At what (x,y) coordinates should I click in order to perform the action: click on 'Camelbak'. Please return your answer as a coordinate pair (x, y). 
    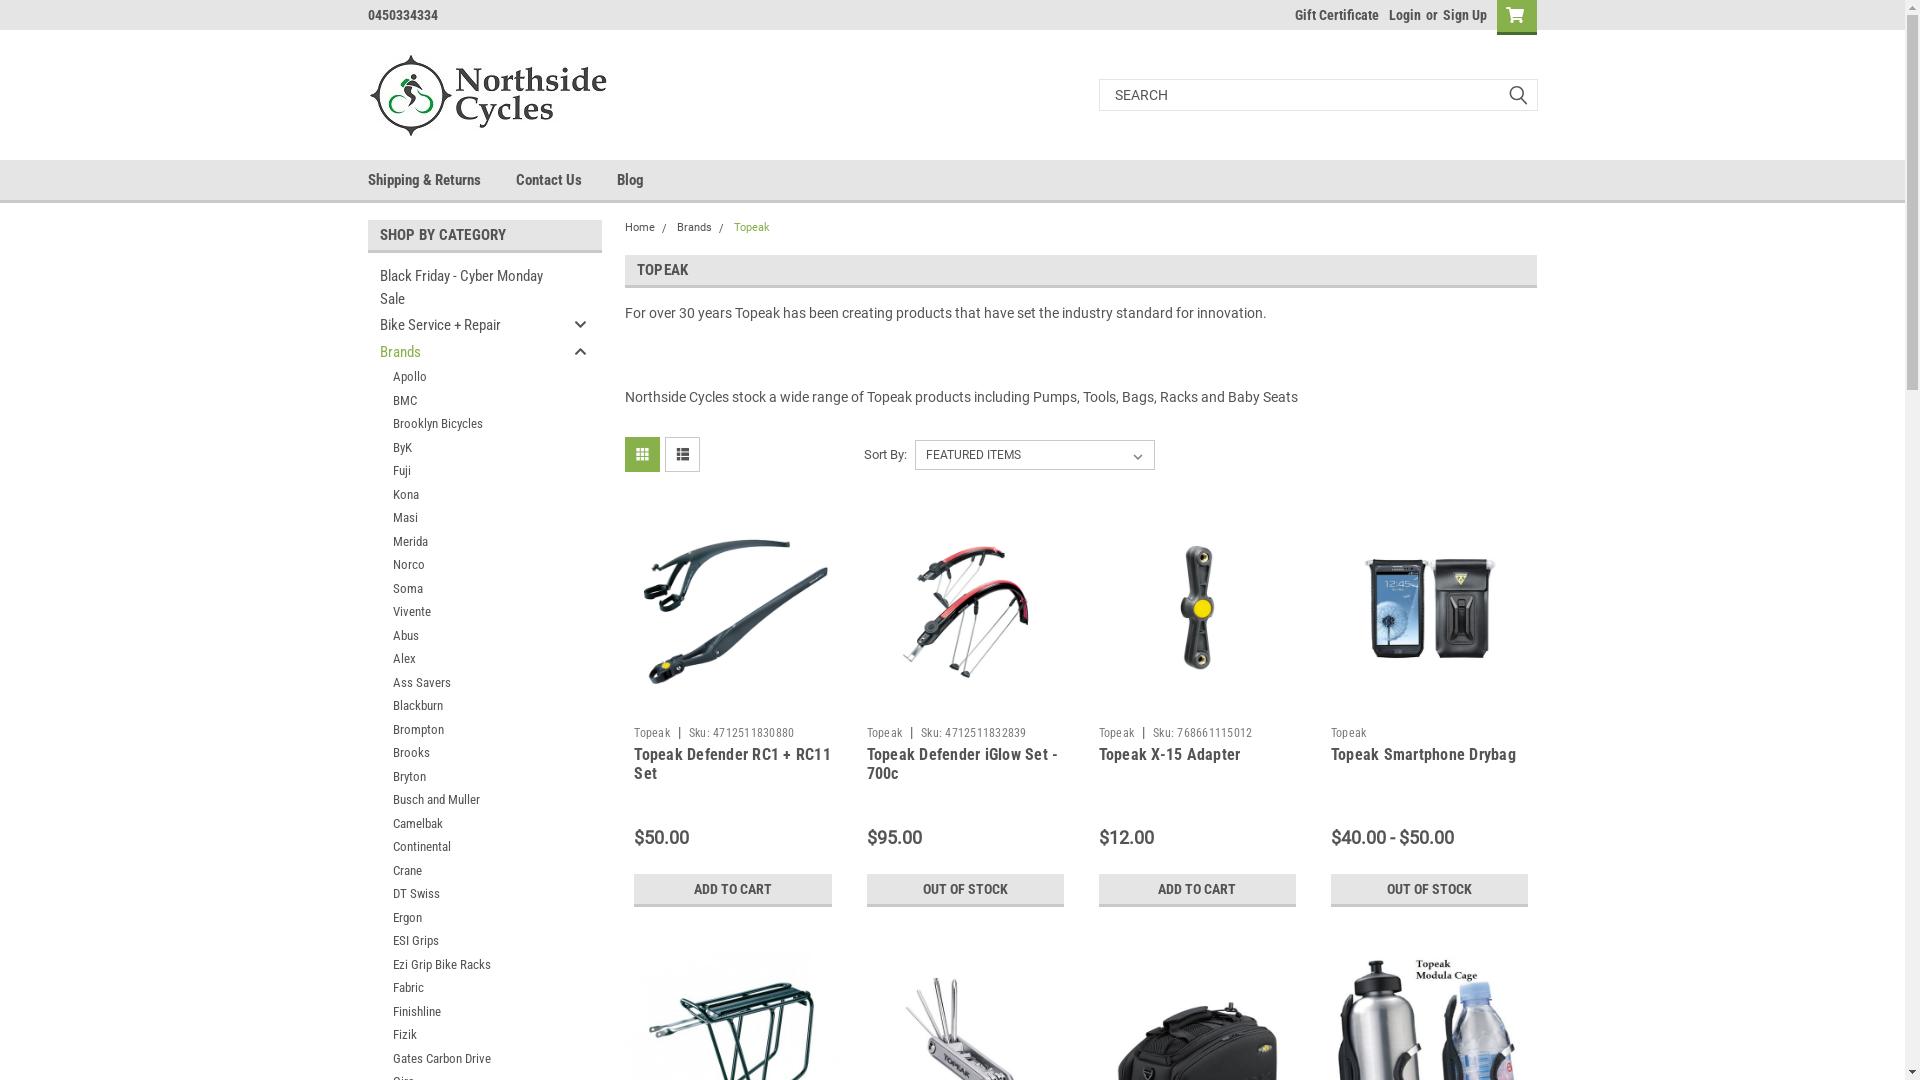
    Looking at the image, I should click on (466, 824).